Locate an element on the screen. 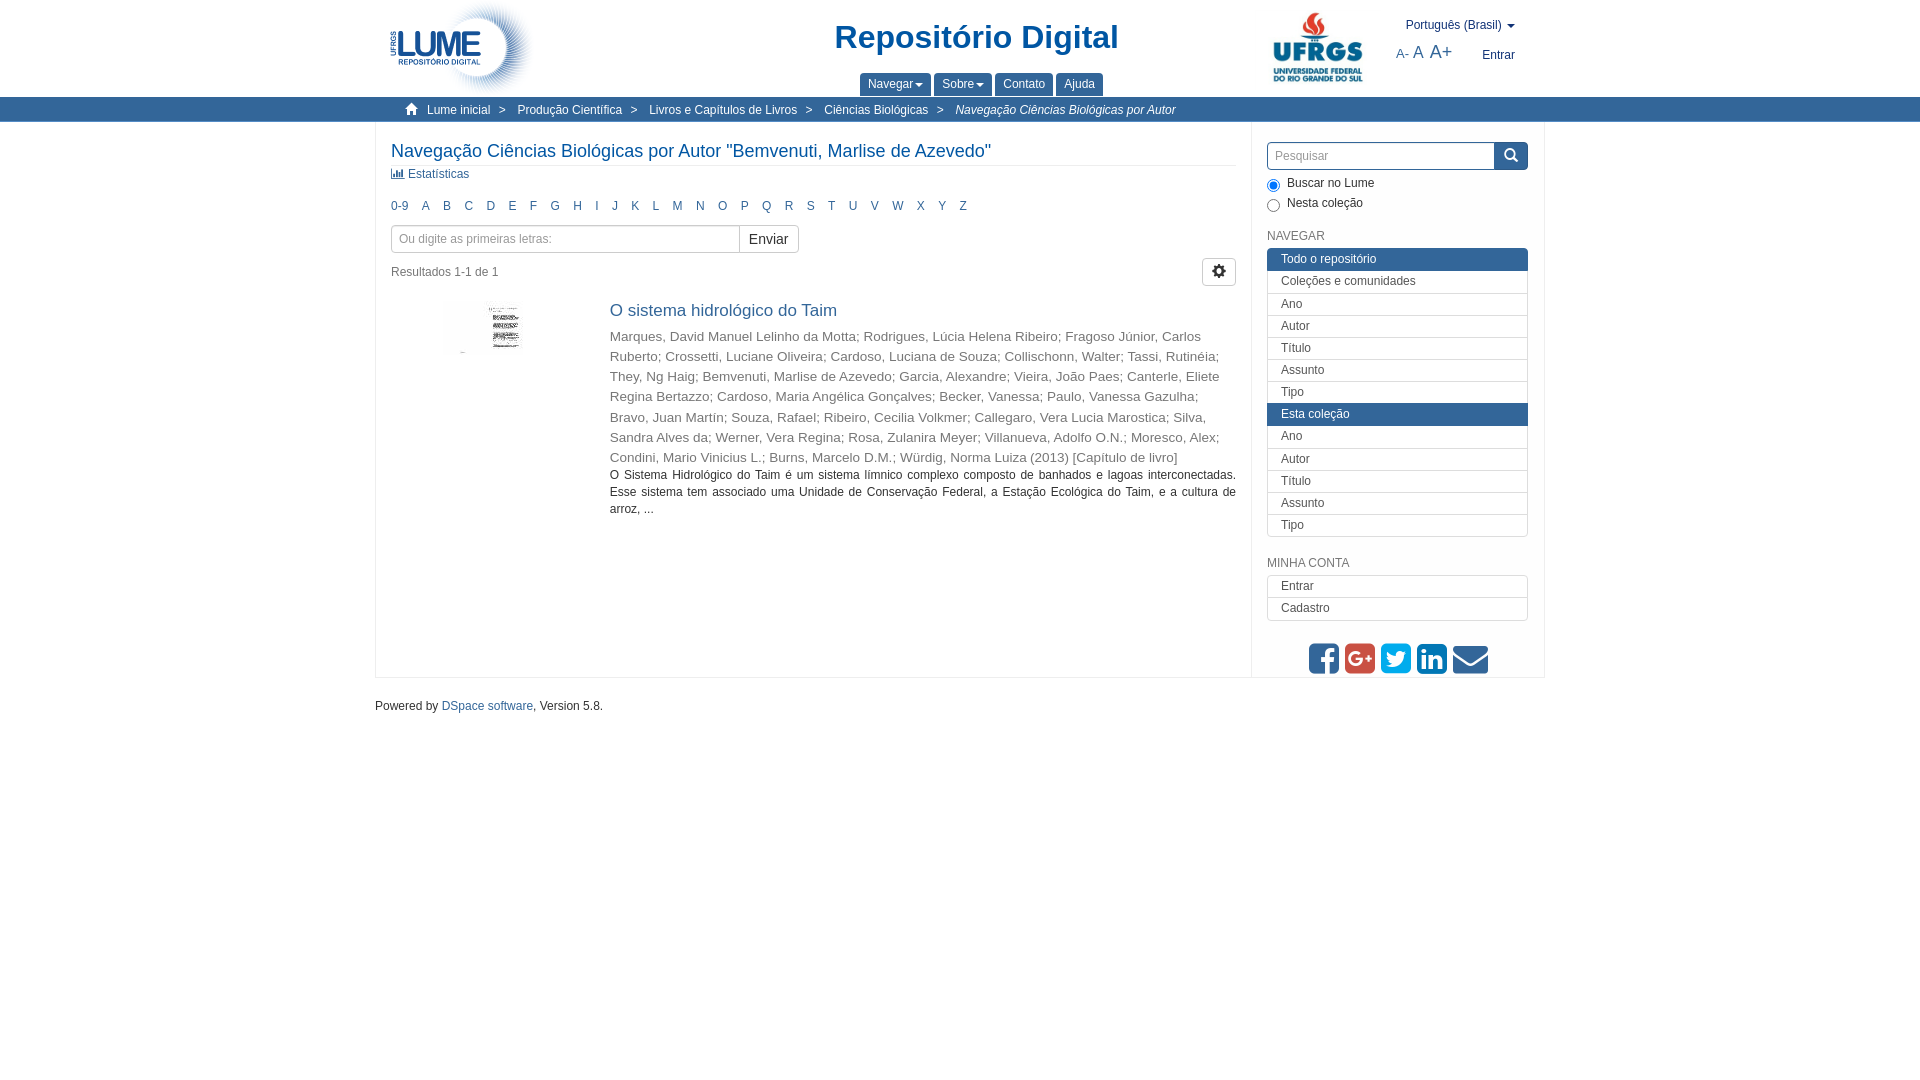 The image size is (1920, 1080). 'Sobre' is located at coordinates (963, 83).